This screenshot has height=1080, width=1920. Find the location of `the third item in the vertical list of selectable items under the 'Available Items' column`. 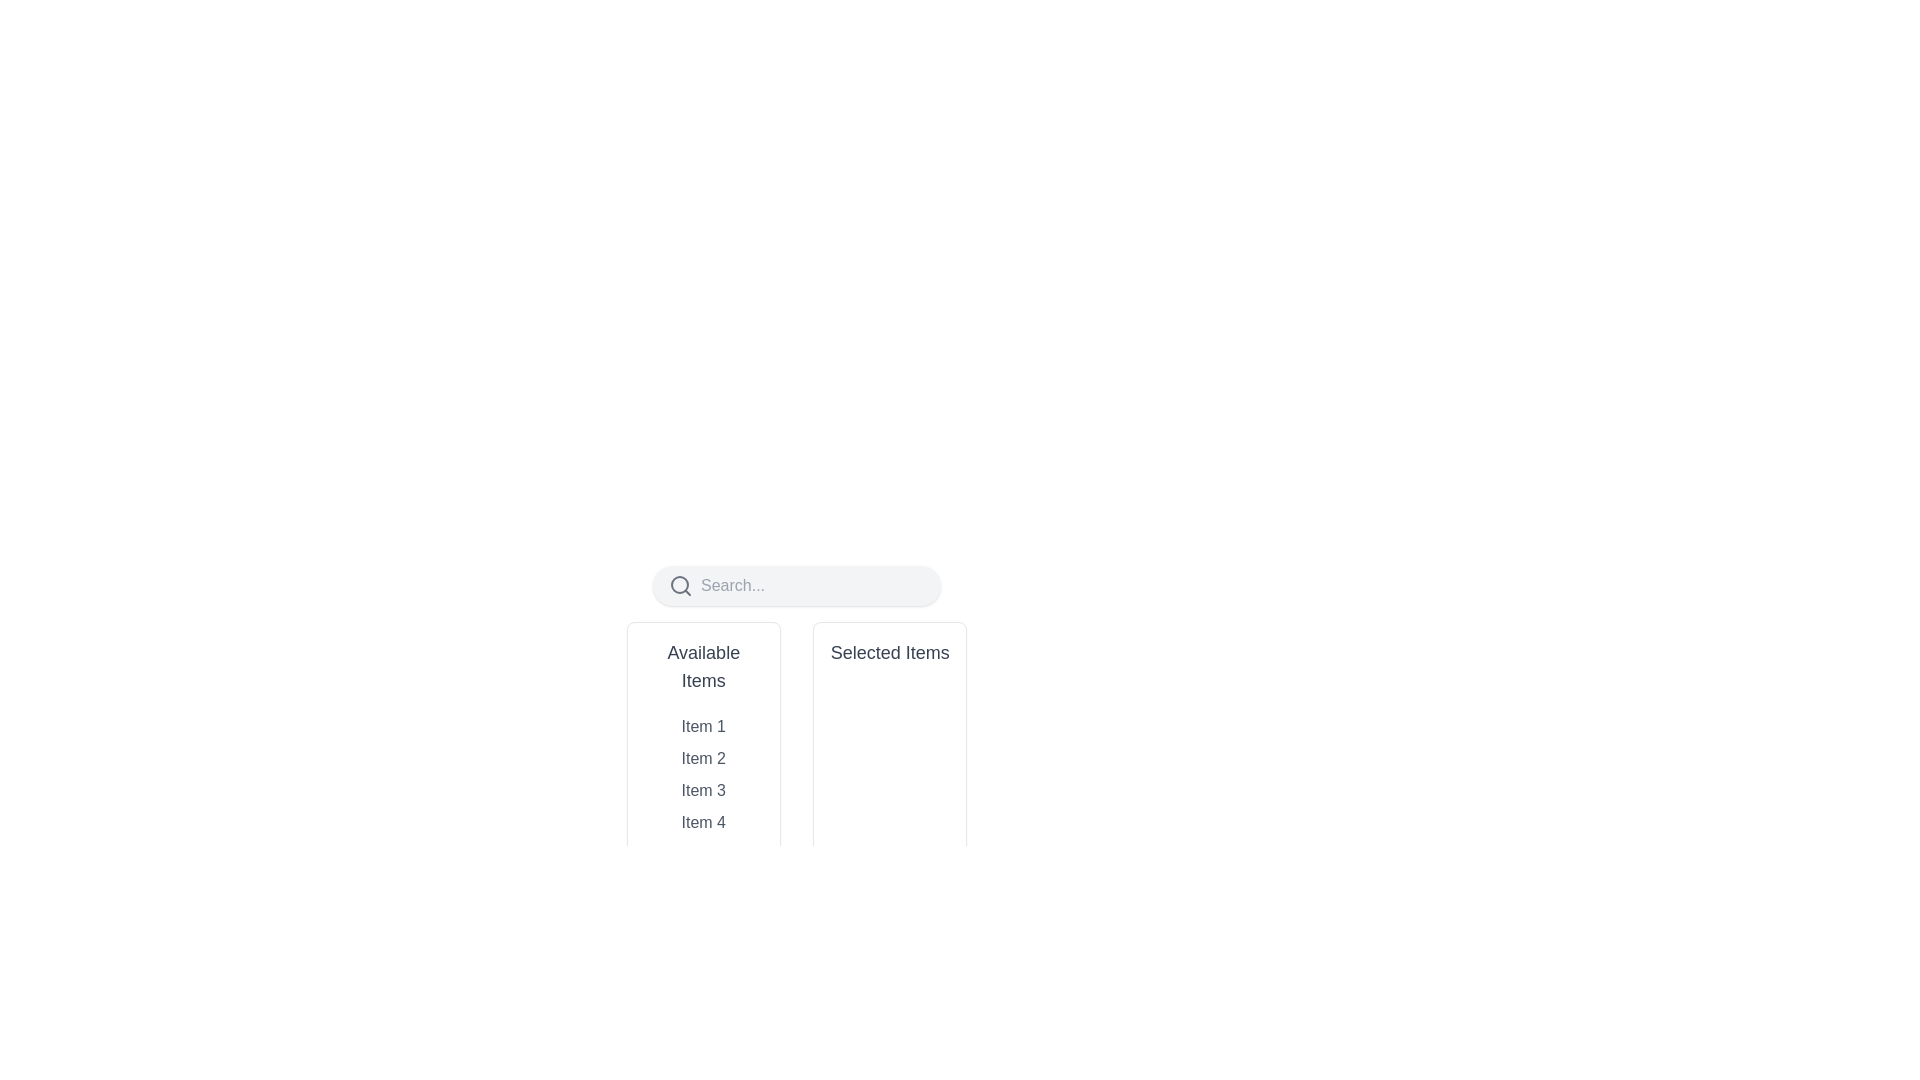

the third item in the vertical list of selectable items under the 'Available Items' column is located at coordinates (703, 789).